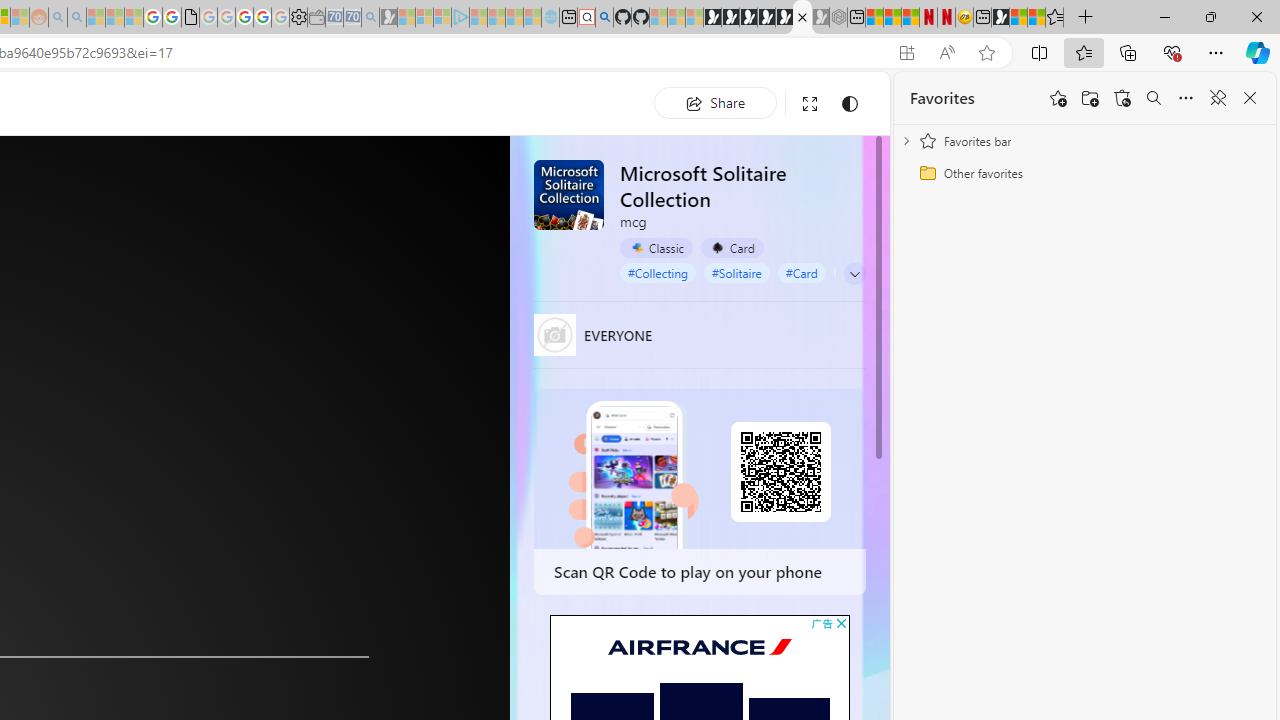 The width and height of the screenshot is (1280, 720). Describe the element at coordinates (1122, 98) in the screenshot. I see `'Restore deleted favorites'` at that location.